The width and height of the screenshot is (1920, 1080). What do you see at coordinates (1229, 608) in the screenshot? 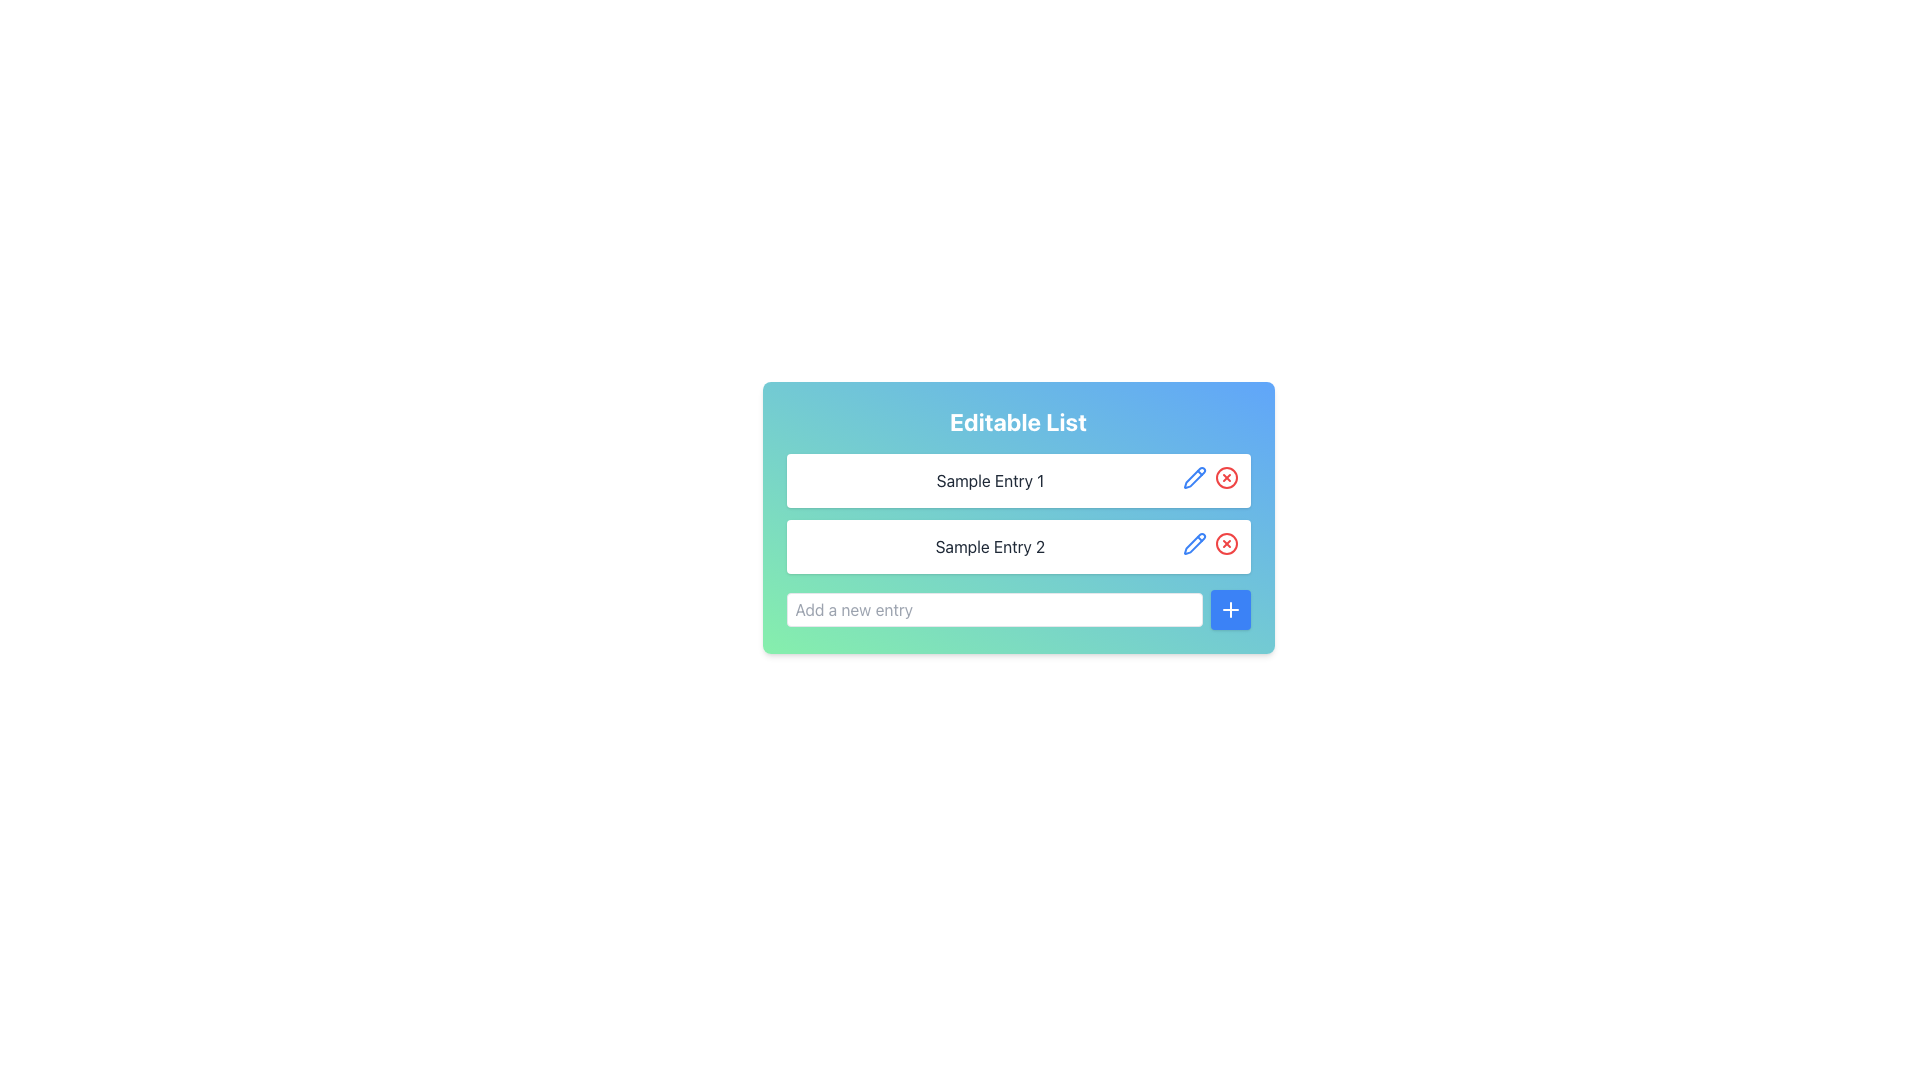
I see `the 'Add a new entry' button located within a blue-green gradient box at the bottom of the list to append a new item` at bounding box center [1229, 608].